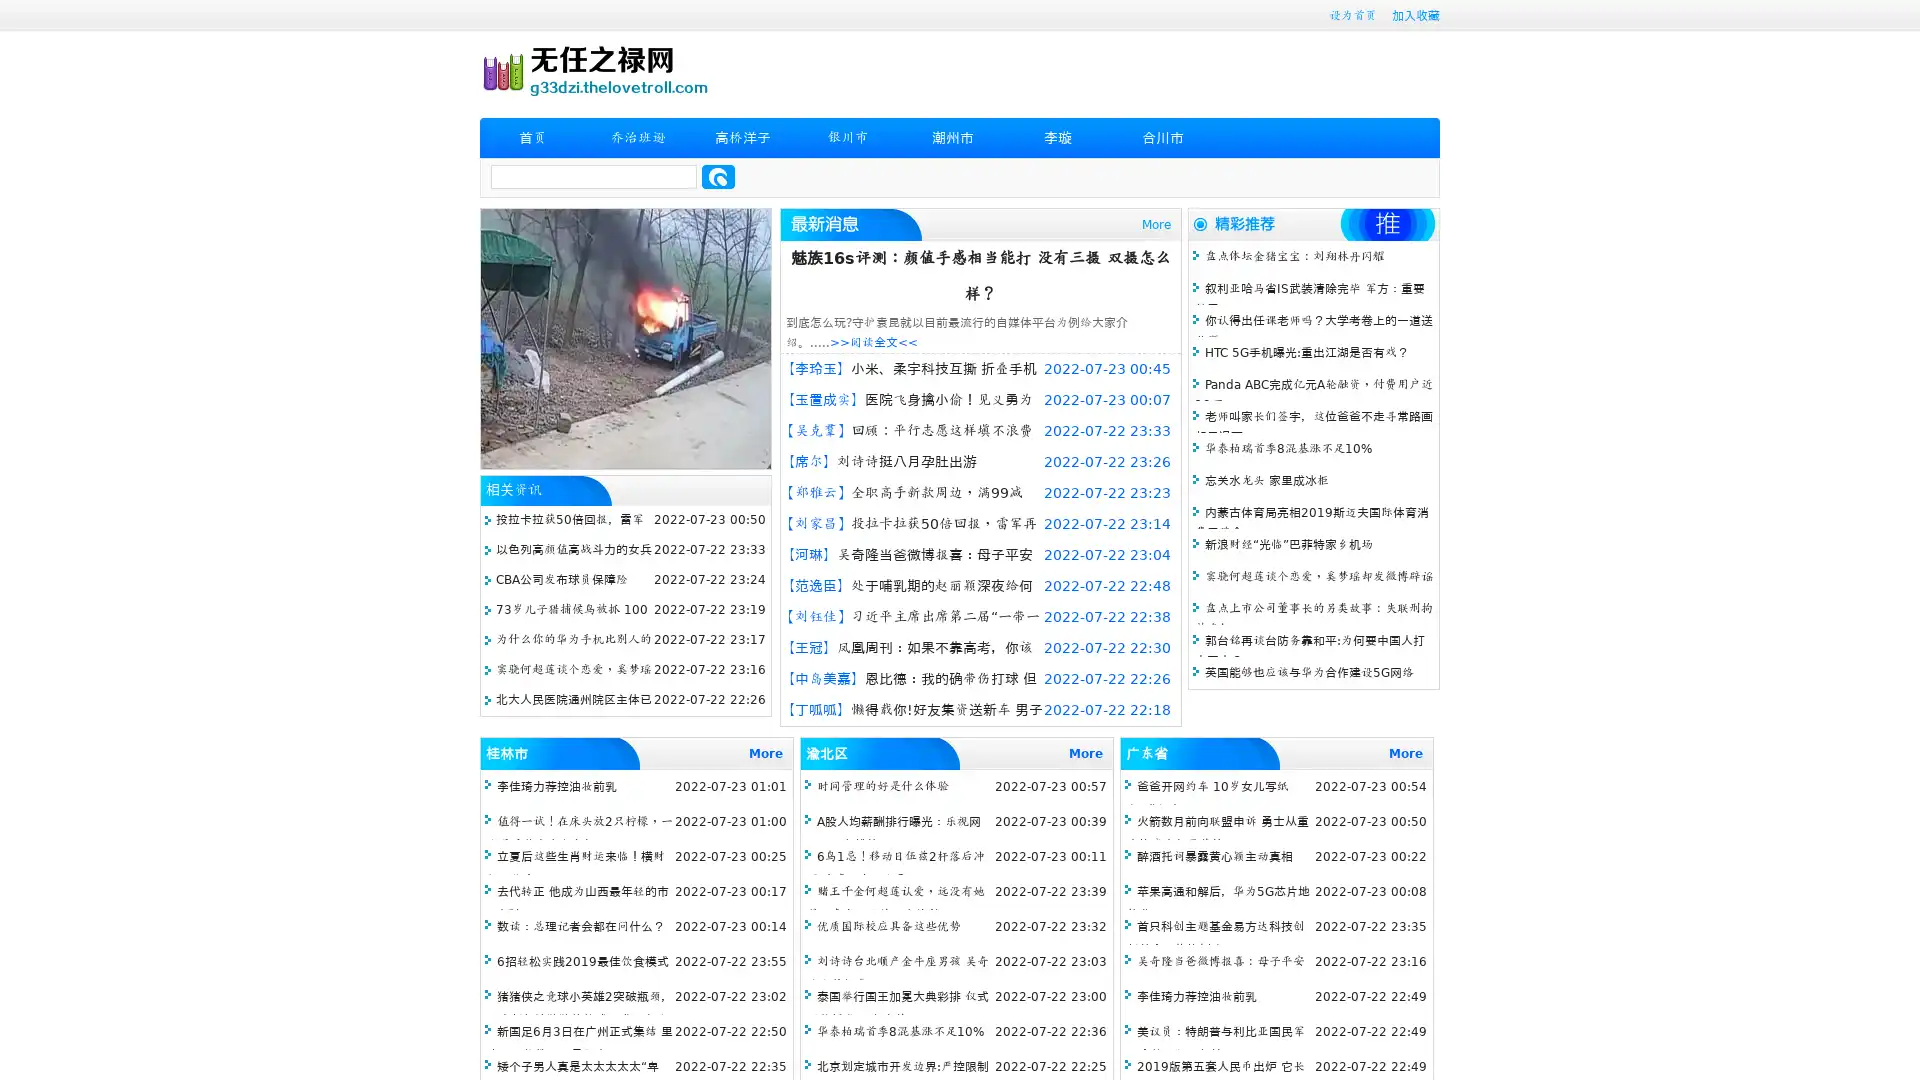  What do you see at coordinates (718, 176) in the screenshot?
I see `Search` at bounding box center [718, 176].